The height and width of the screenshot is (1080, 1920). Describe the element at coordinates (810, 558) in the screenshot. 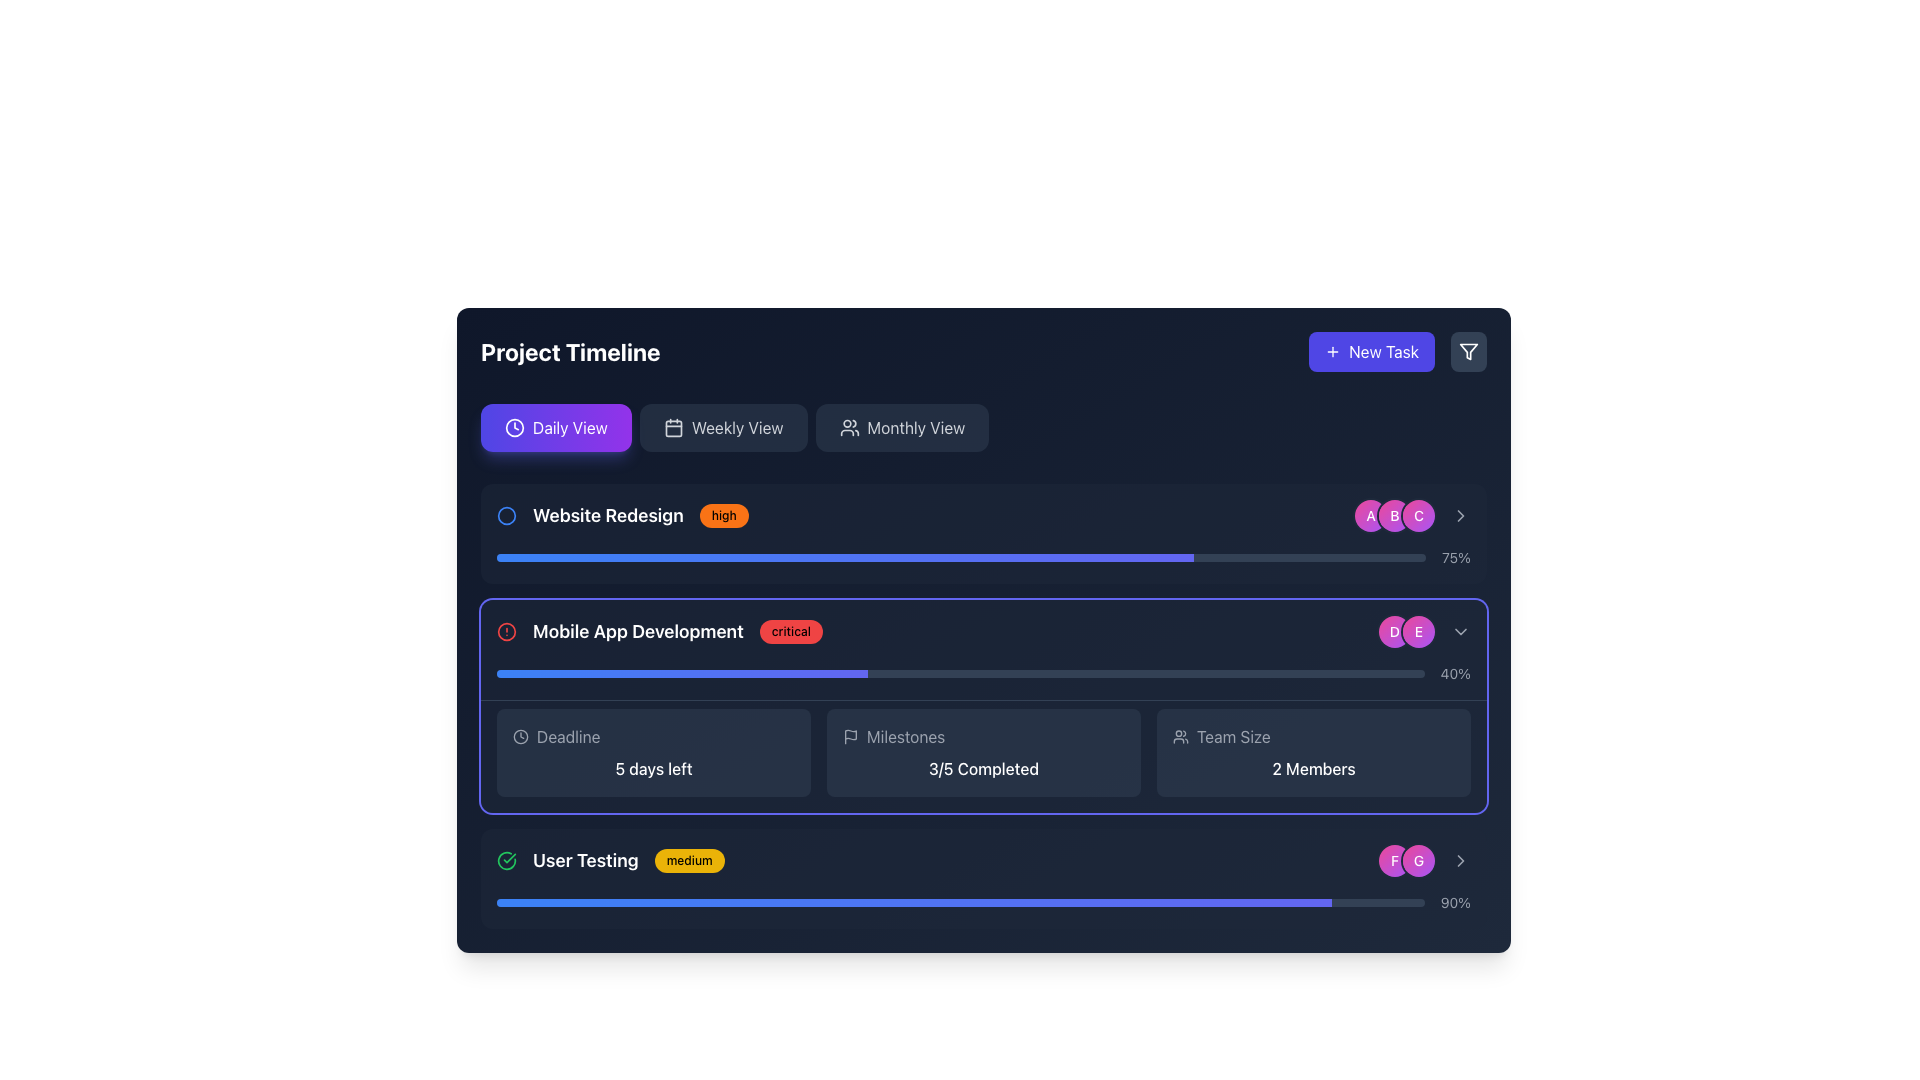

I see `progress` at that location.